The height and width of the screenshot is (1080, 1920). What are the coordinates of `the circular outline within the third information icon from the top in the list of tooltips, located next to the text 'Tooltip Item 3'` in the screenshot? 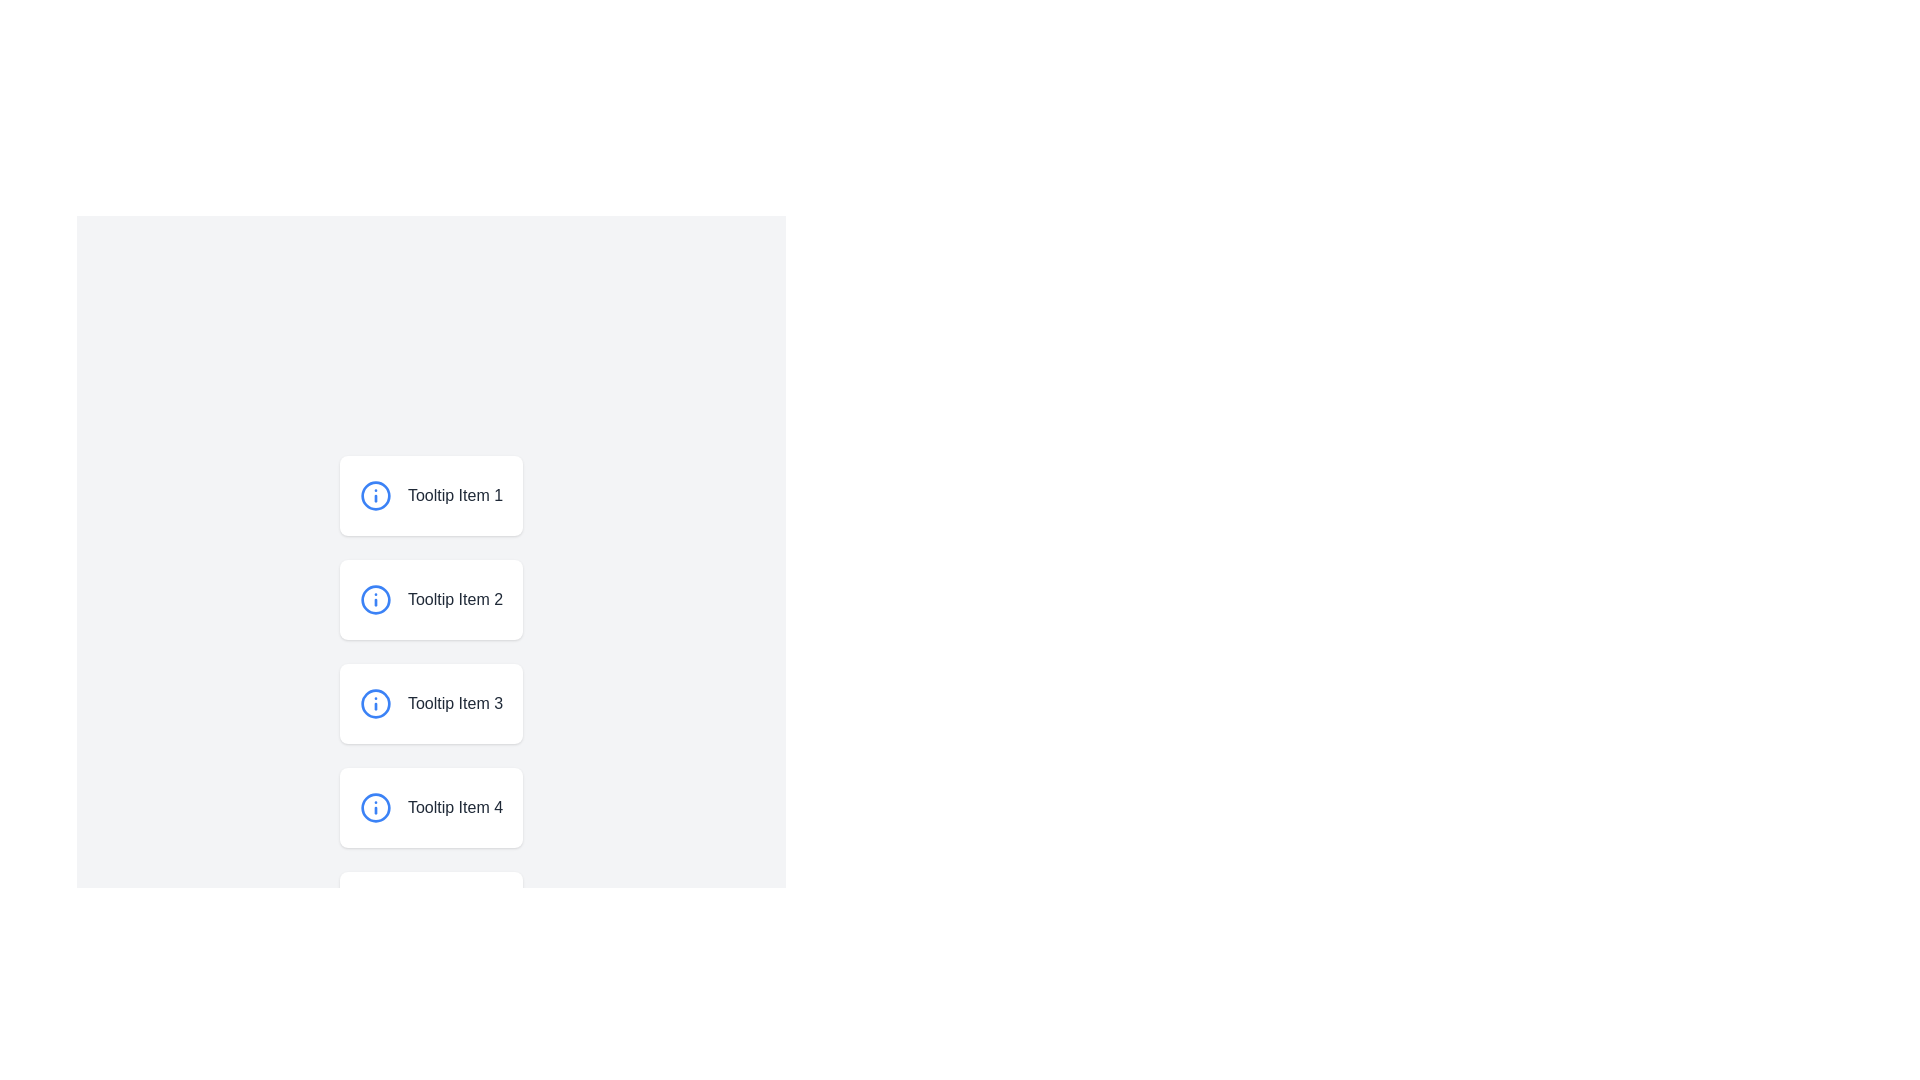 It's located at (375, 703).